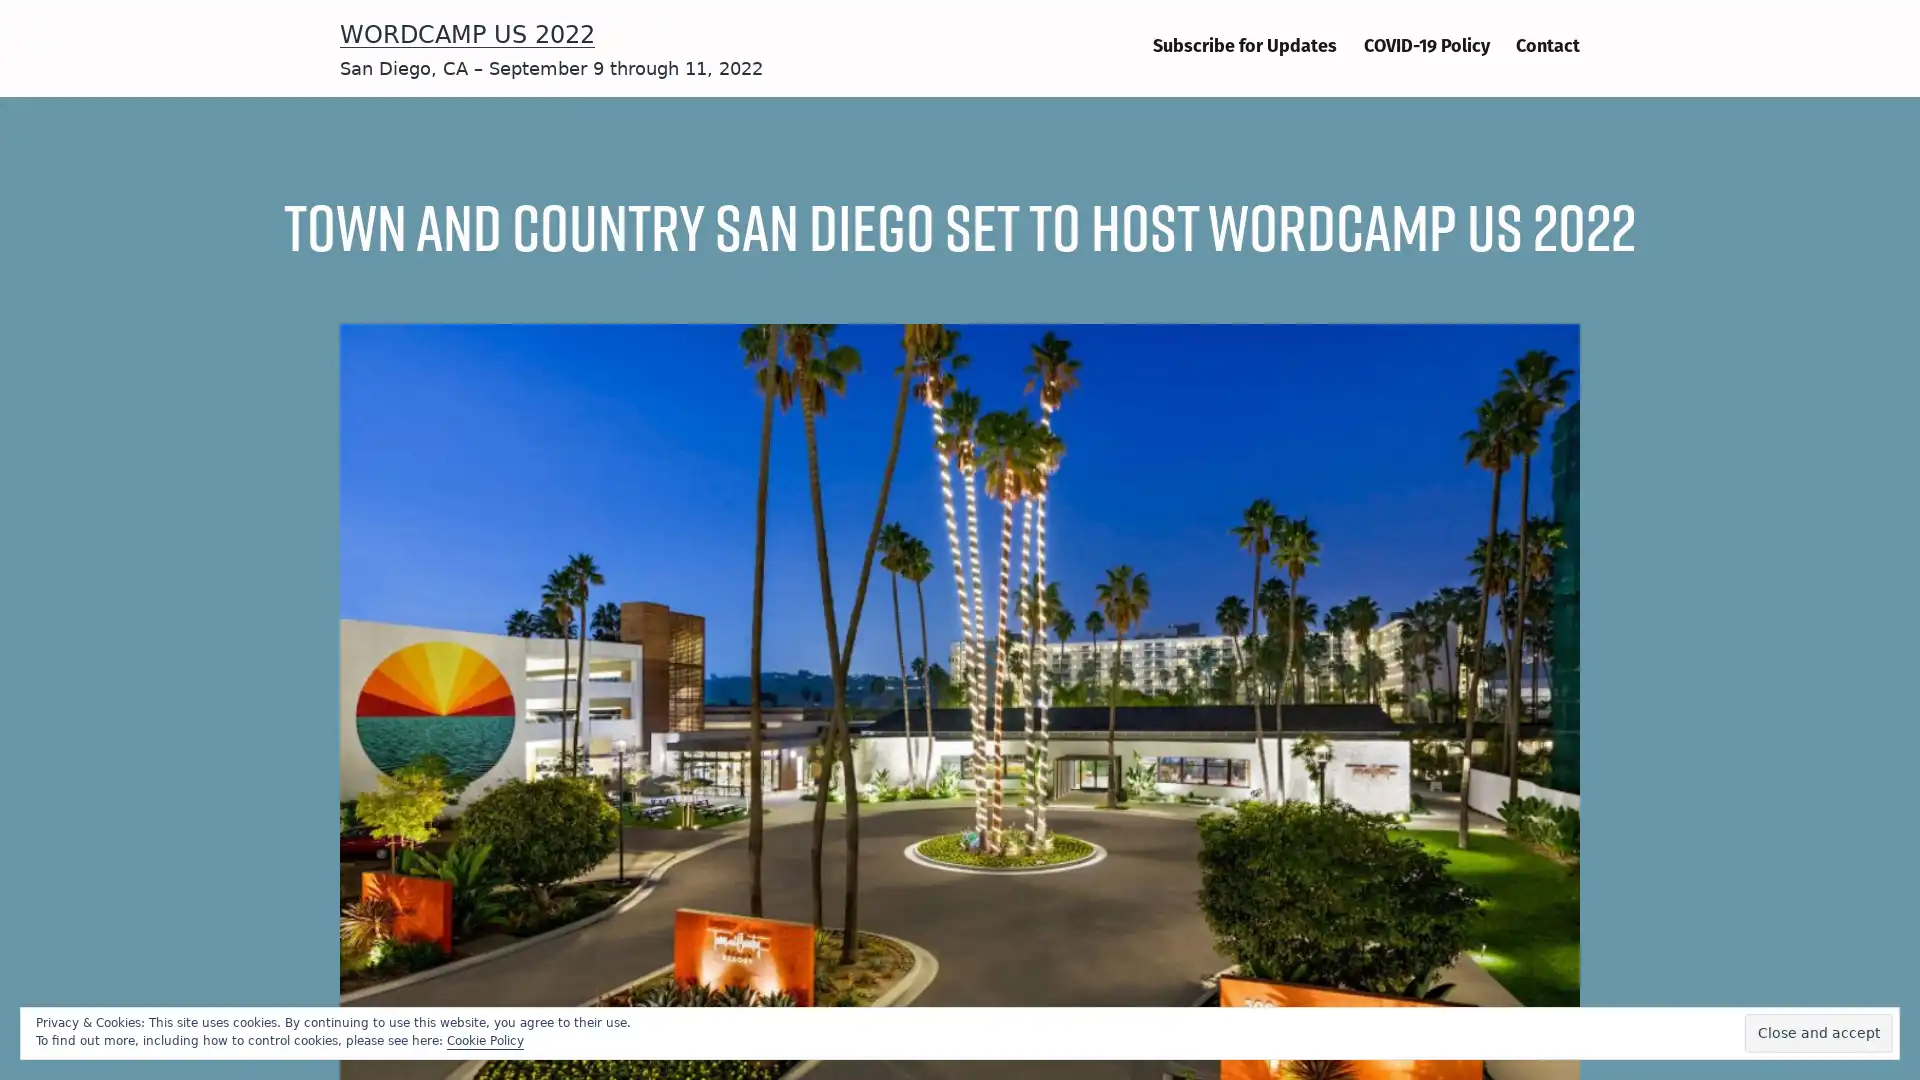 This screenshot has width=1920, height=1080. Describe the element at coordinates (1819, 1033) in the screenshot. I see `Close and accept` at that location.